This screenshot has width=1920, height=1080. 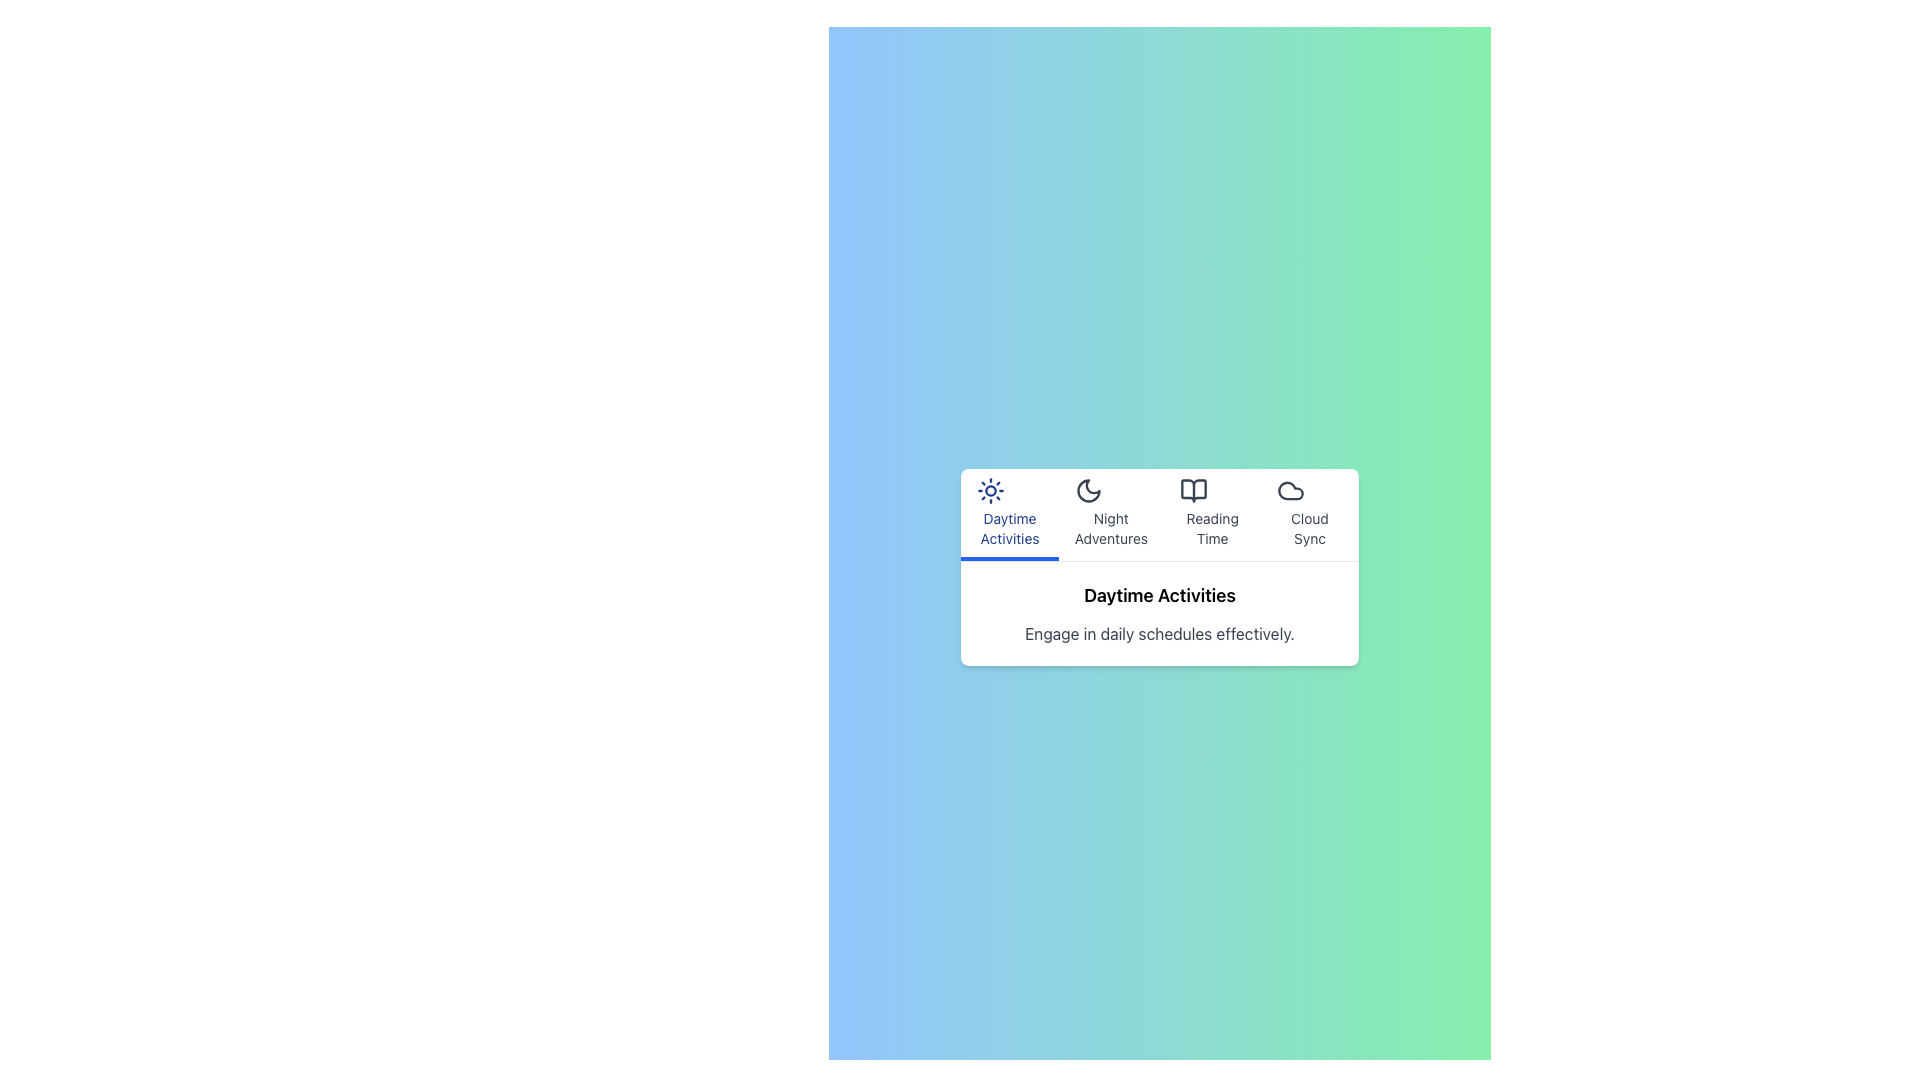 I want to click on text label that indicates the cloud synchronization feature located at the bottom row of the menu, under the cloud icon, on the far right, so click(x=1310, y=527).